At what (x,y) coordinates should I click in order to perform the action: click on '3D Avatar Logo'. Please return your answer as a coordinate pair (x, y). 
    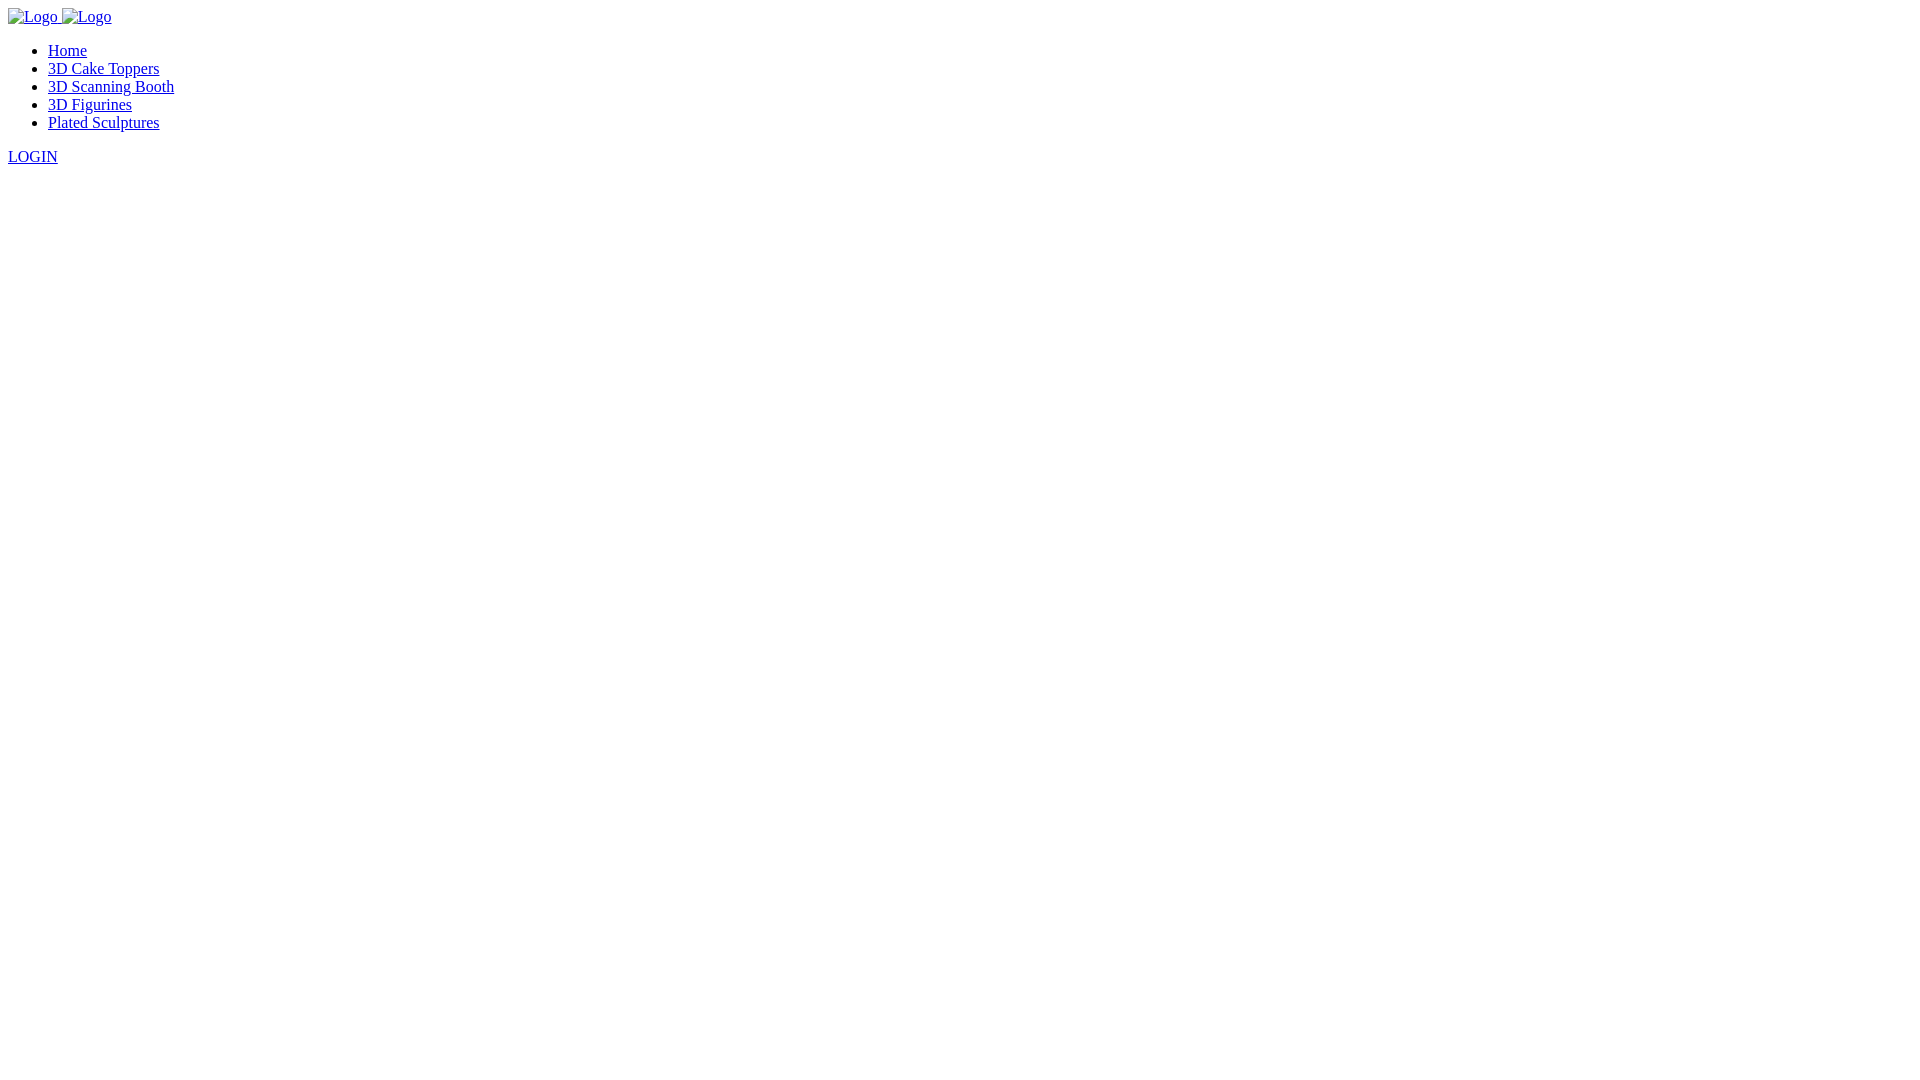
    Looking at the image, I should click on (33, 16).